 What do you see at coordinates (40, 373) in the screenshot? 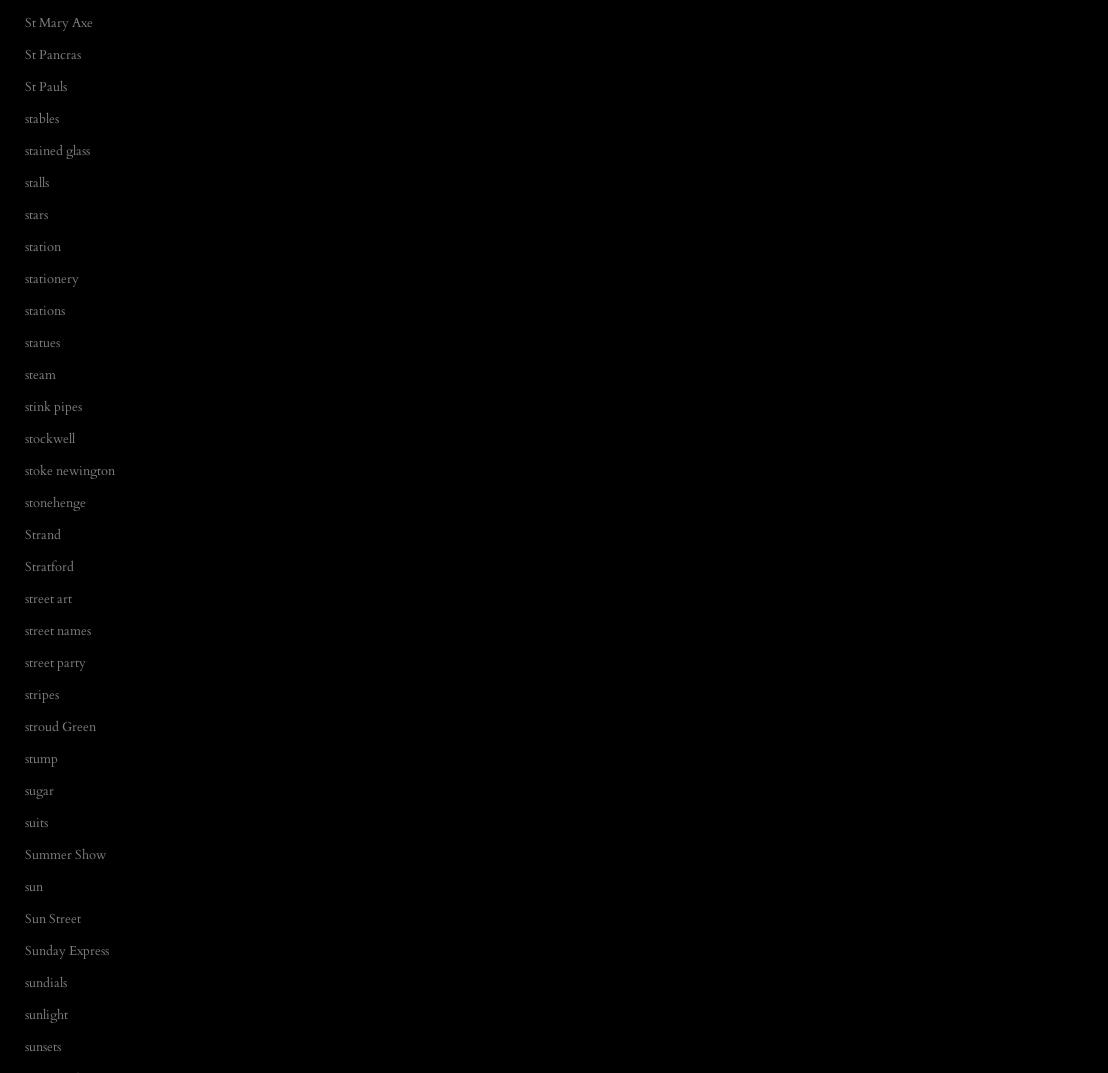
I see `'steam'` at bounding box center [40, 373].